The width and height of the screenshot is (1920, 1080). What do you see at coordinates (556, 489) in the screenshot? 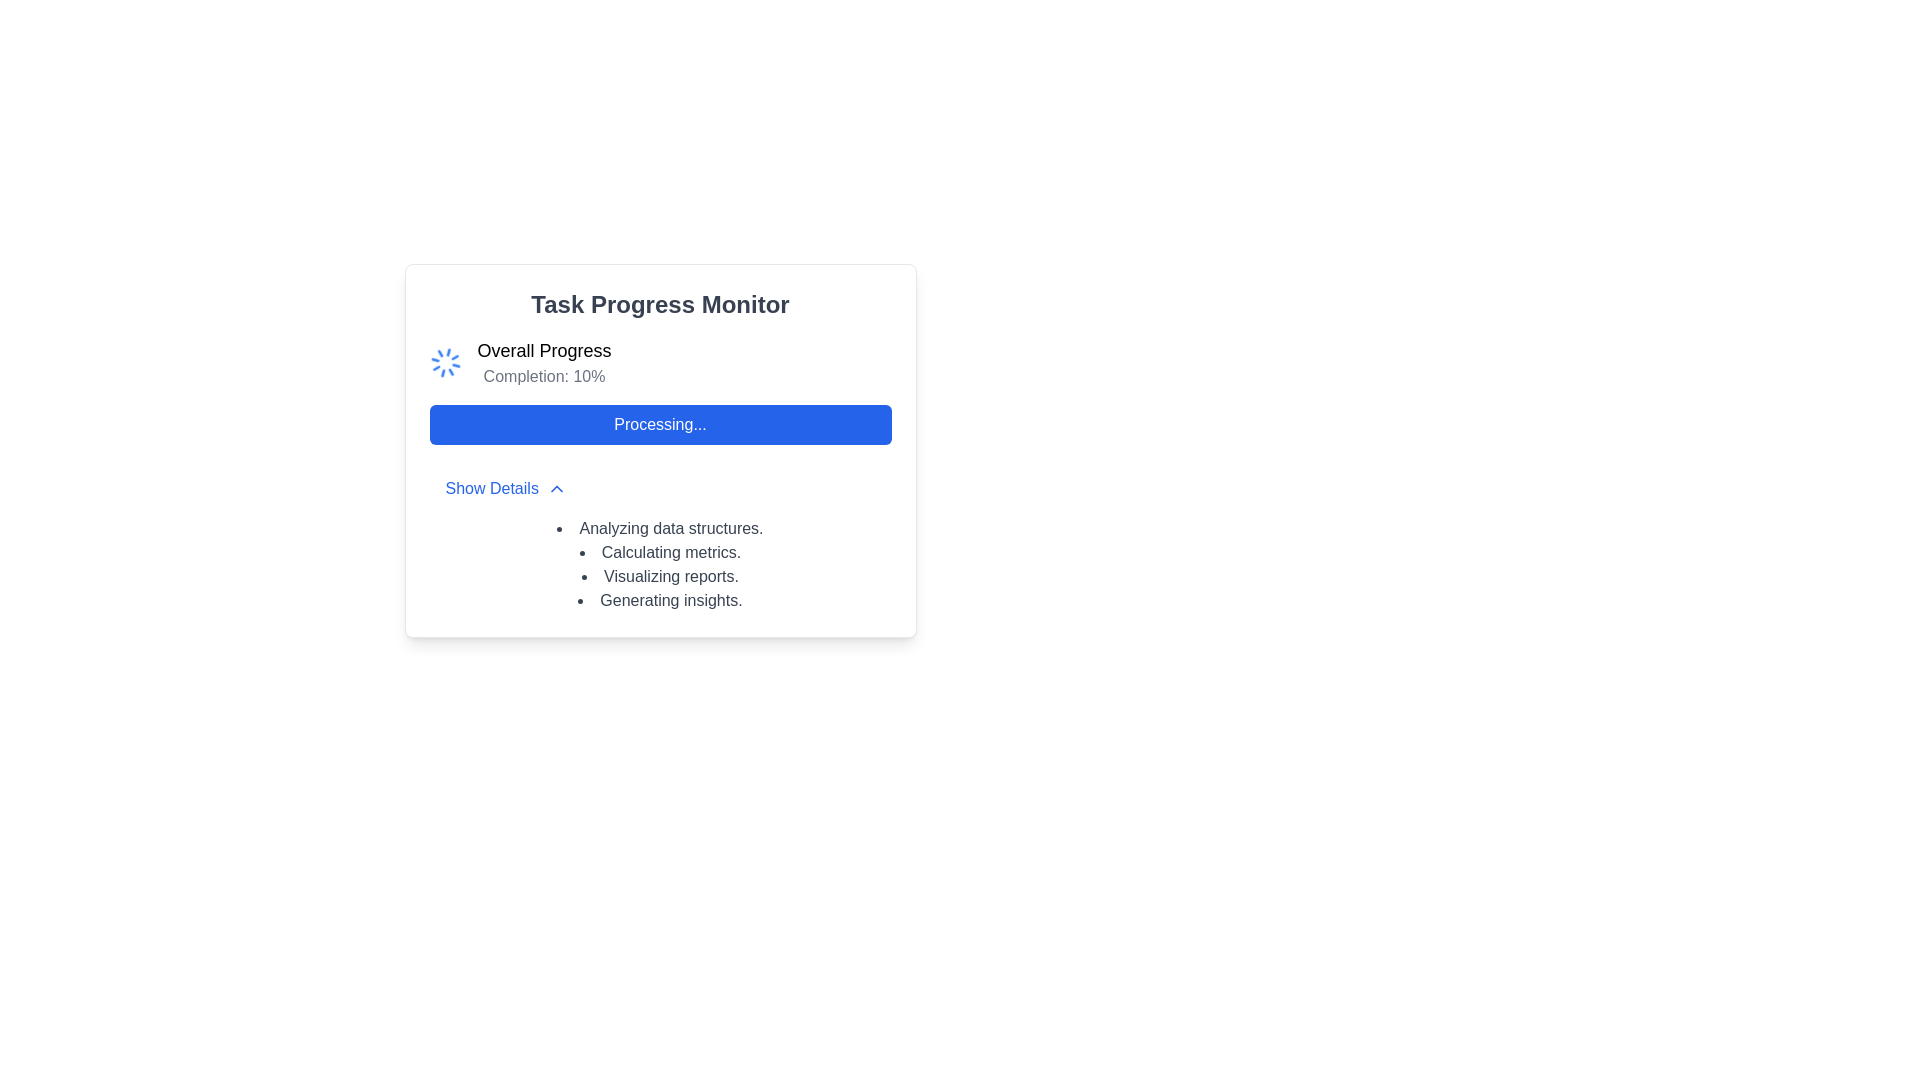
I see `the chevron icon located to the right of the 'Show Details' text` at bounding box center [556, 489].